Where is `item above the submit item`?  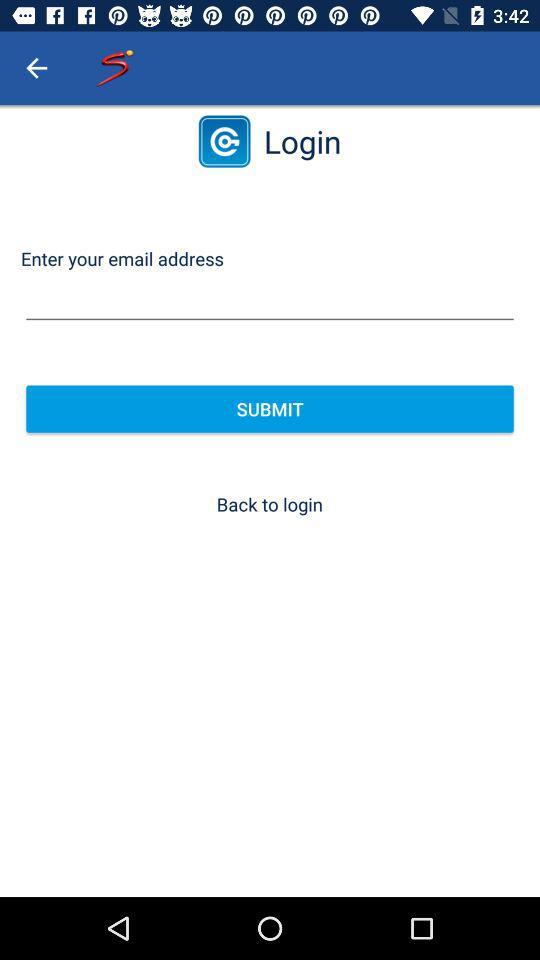 item above the submit item is located at coordinates (270, 299).